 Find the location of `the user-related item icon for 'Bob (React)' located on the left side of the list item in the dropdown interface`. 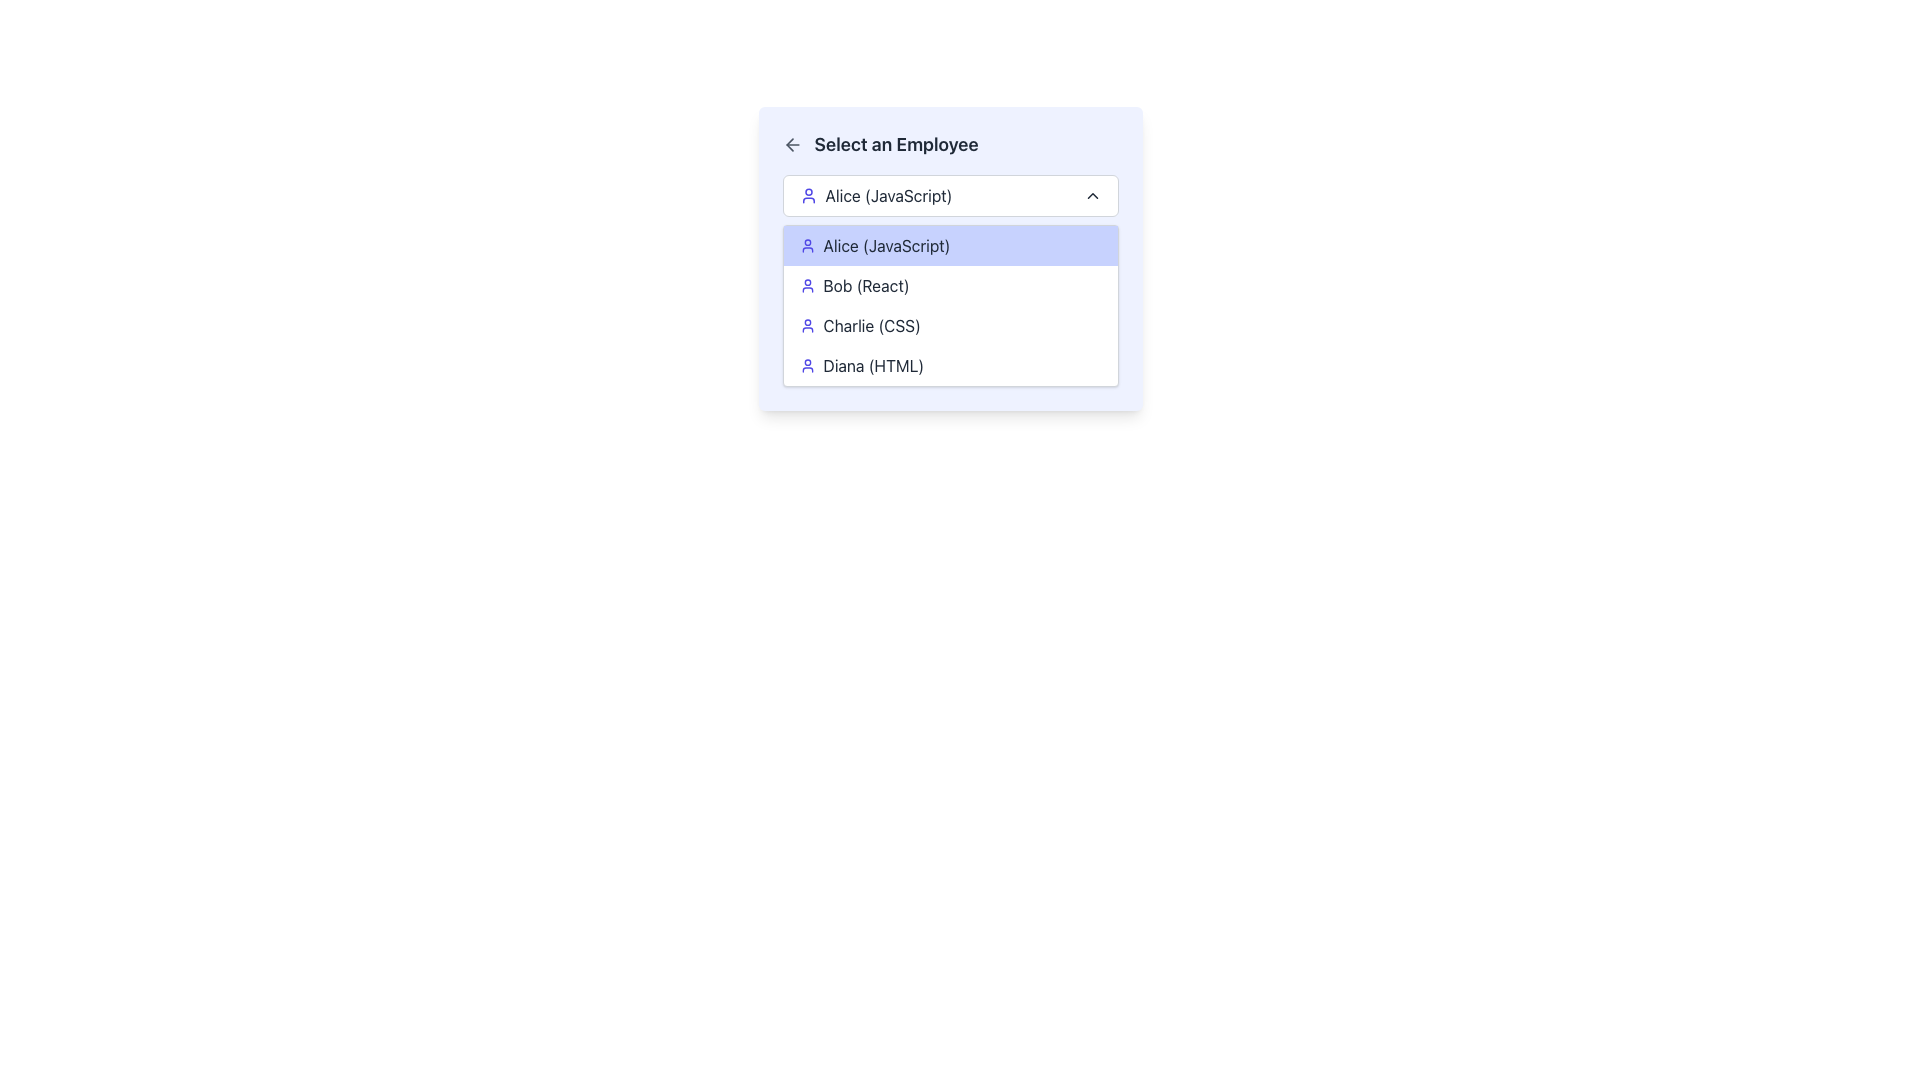

the user-related item icon for 'Bob (React)' located on the left side of the list item in the dropdown interface is located at coordinates (807, 285).